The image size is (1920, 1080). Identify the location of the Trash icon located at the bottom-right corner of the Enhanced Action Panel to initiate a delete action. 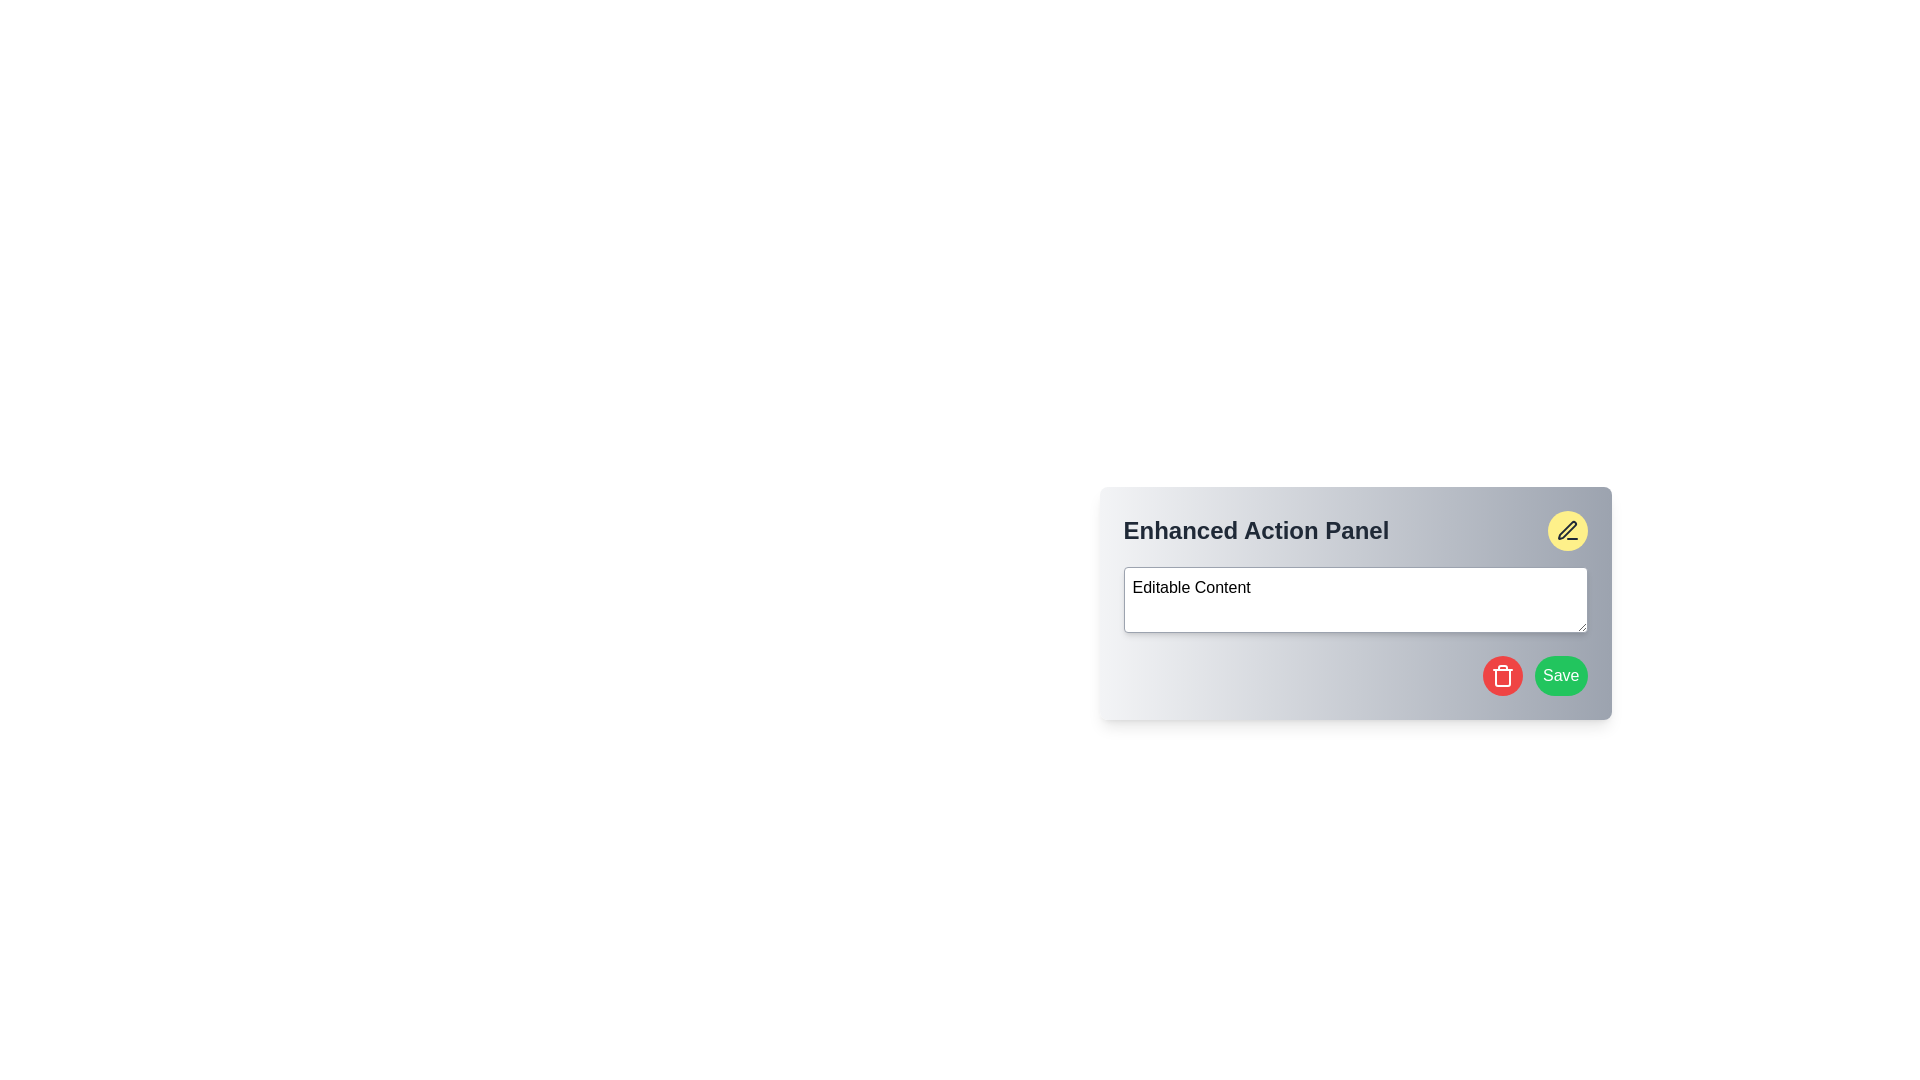
(1502, 675).